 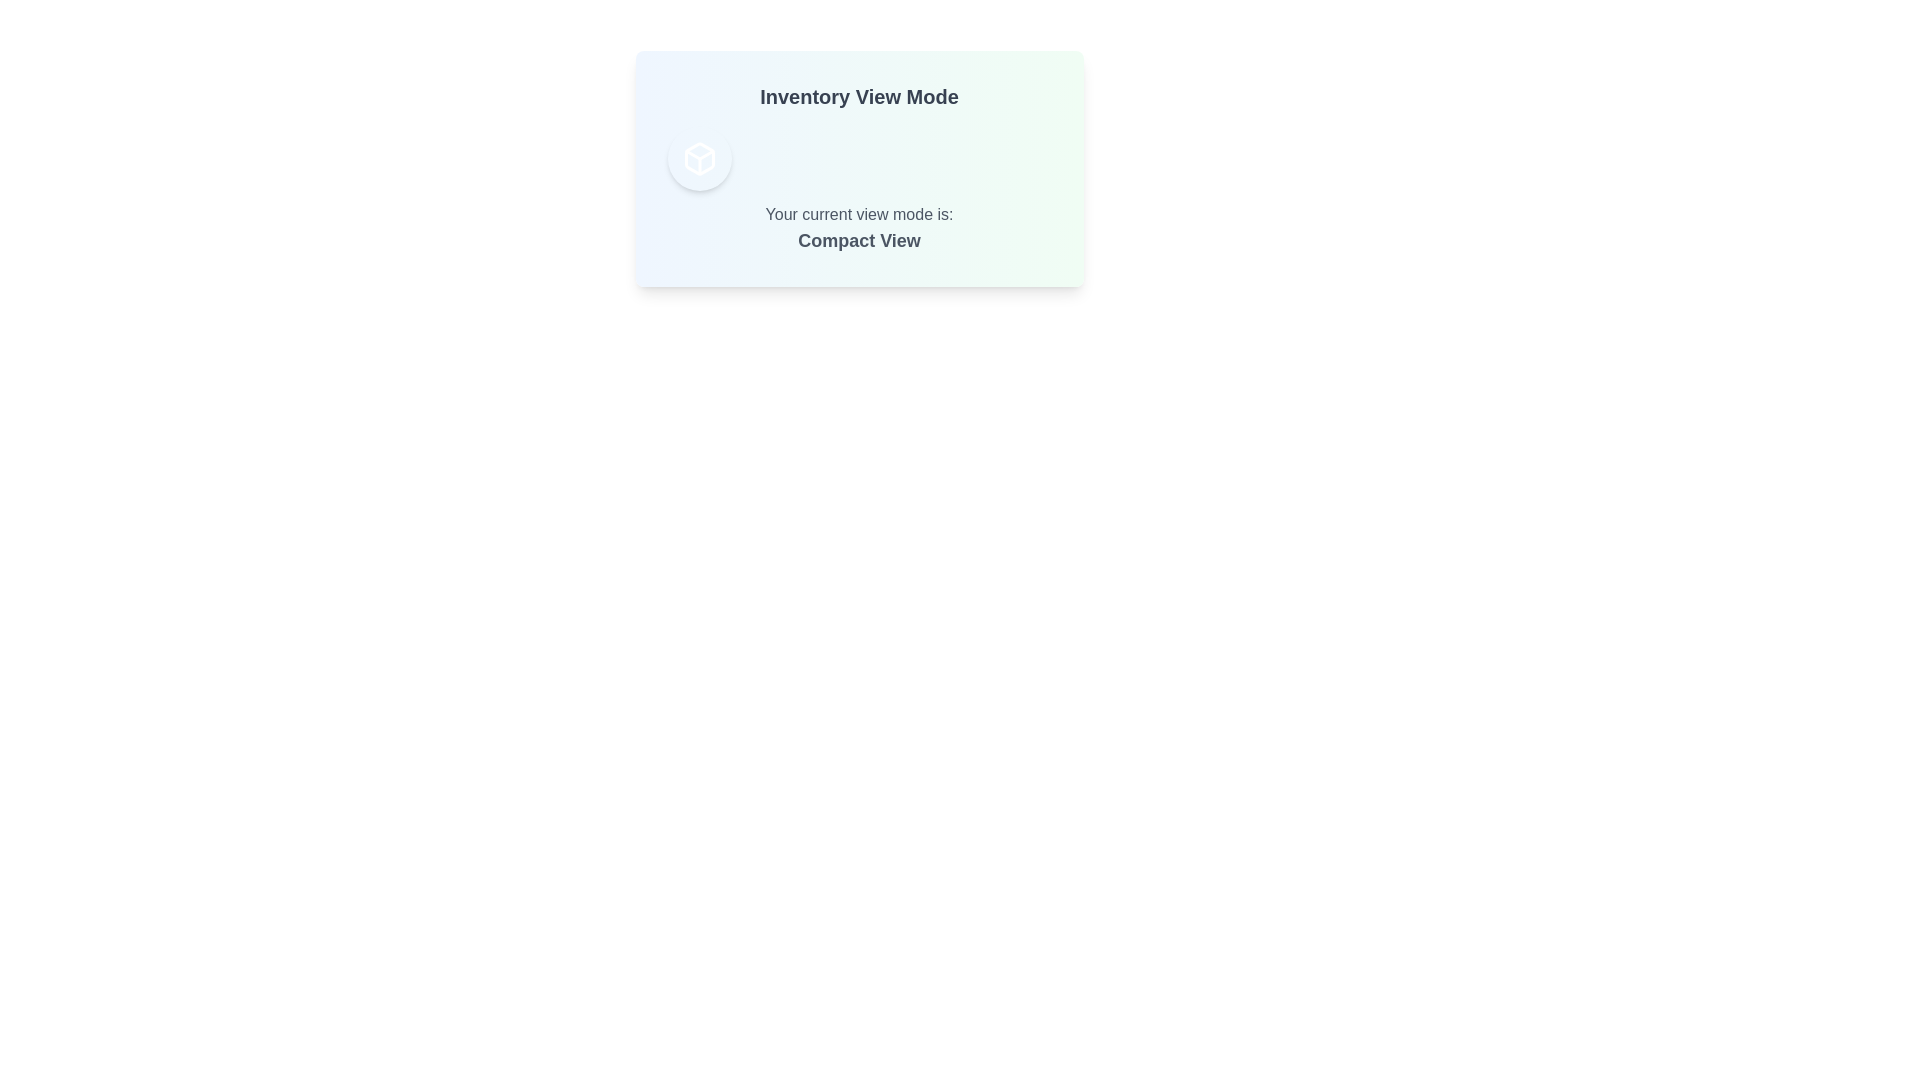 I want to click on the toggle button to observe its hover effects, so click(x=699, y=157).